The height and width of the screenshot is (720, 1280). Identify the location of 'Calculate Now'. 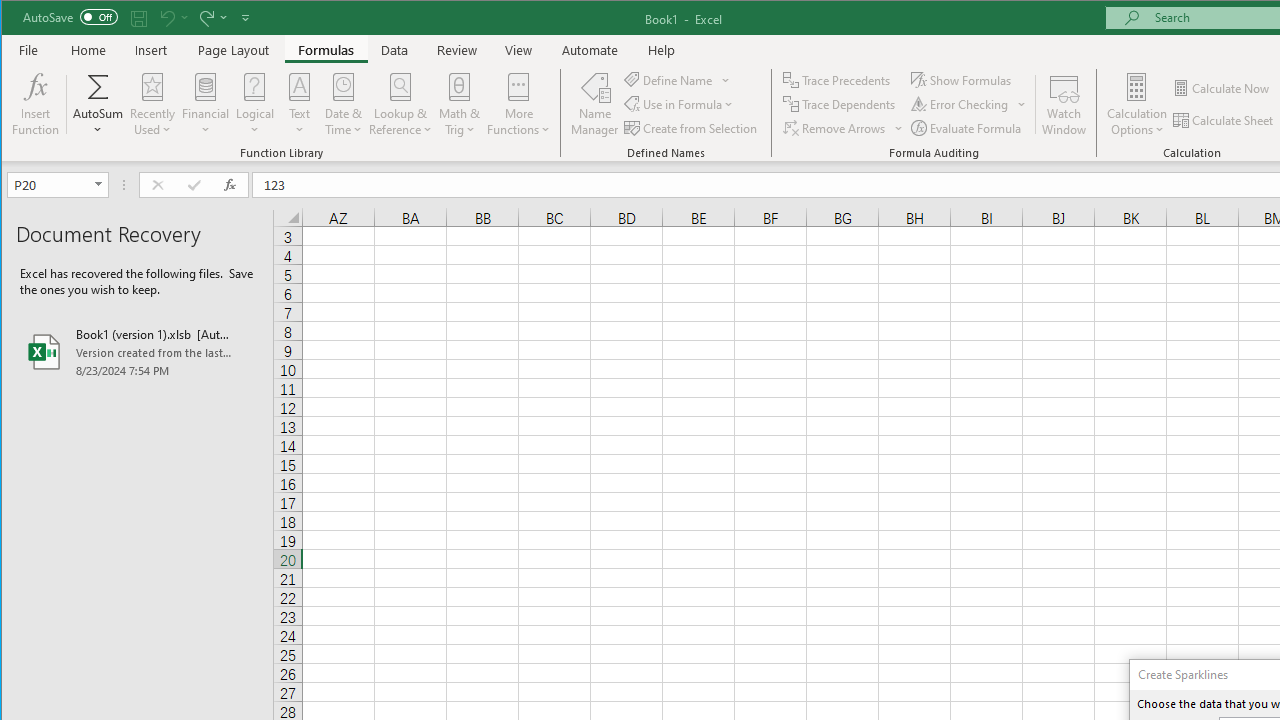
(1222, 87).